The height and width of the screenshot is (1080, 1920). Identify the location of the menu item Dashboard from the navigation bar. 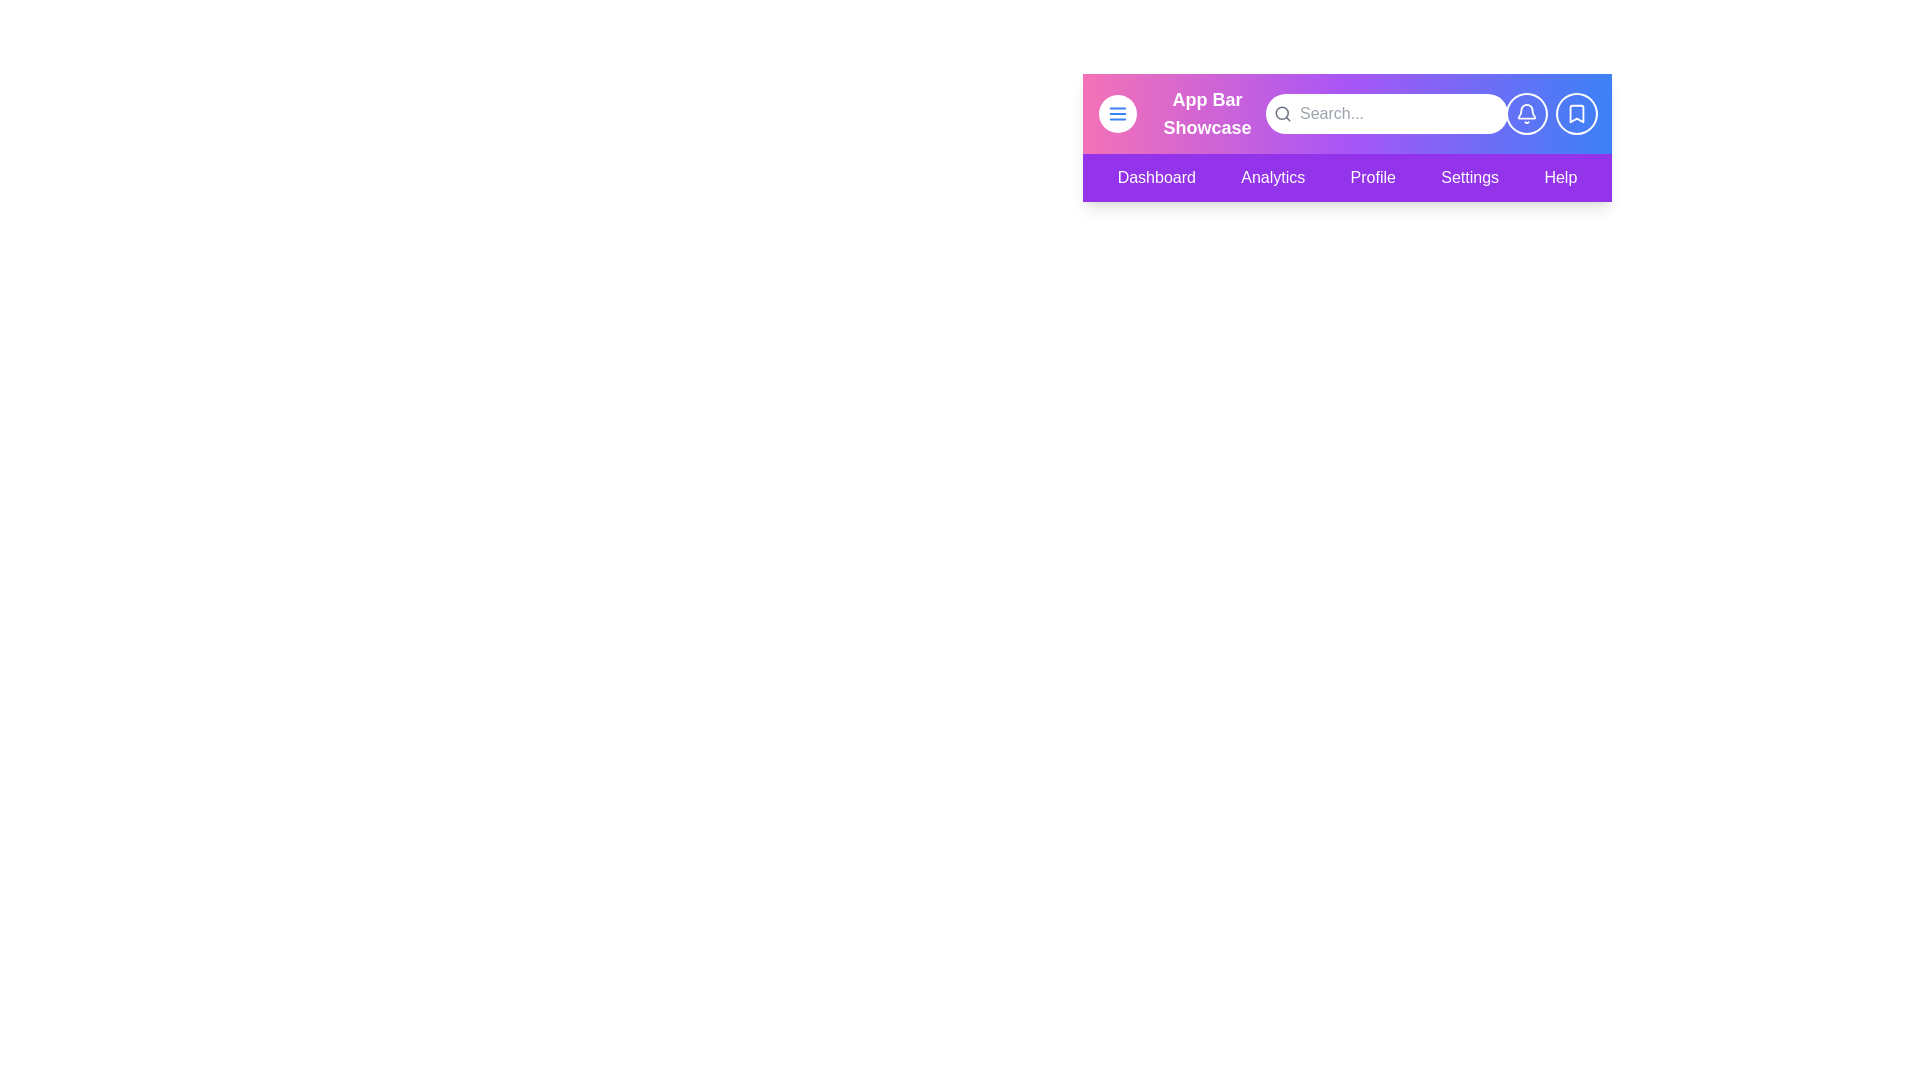
(1156, 176).